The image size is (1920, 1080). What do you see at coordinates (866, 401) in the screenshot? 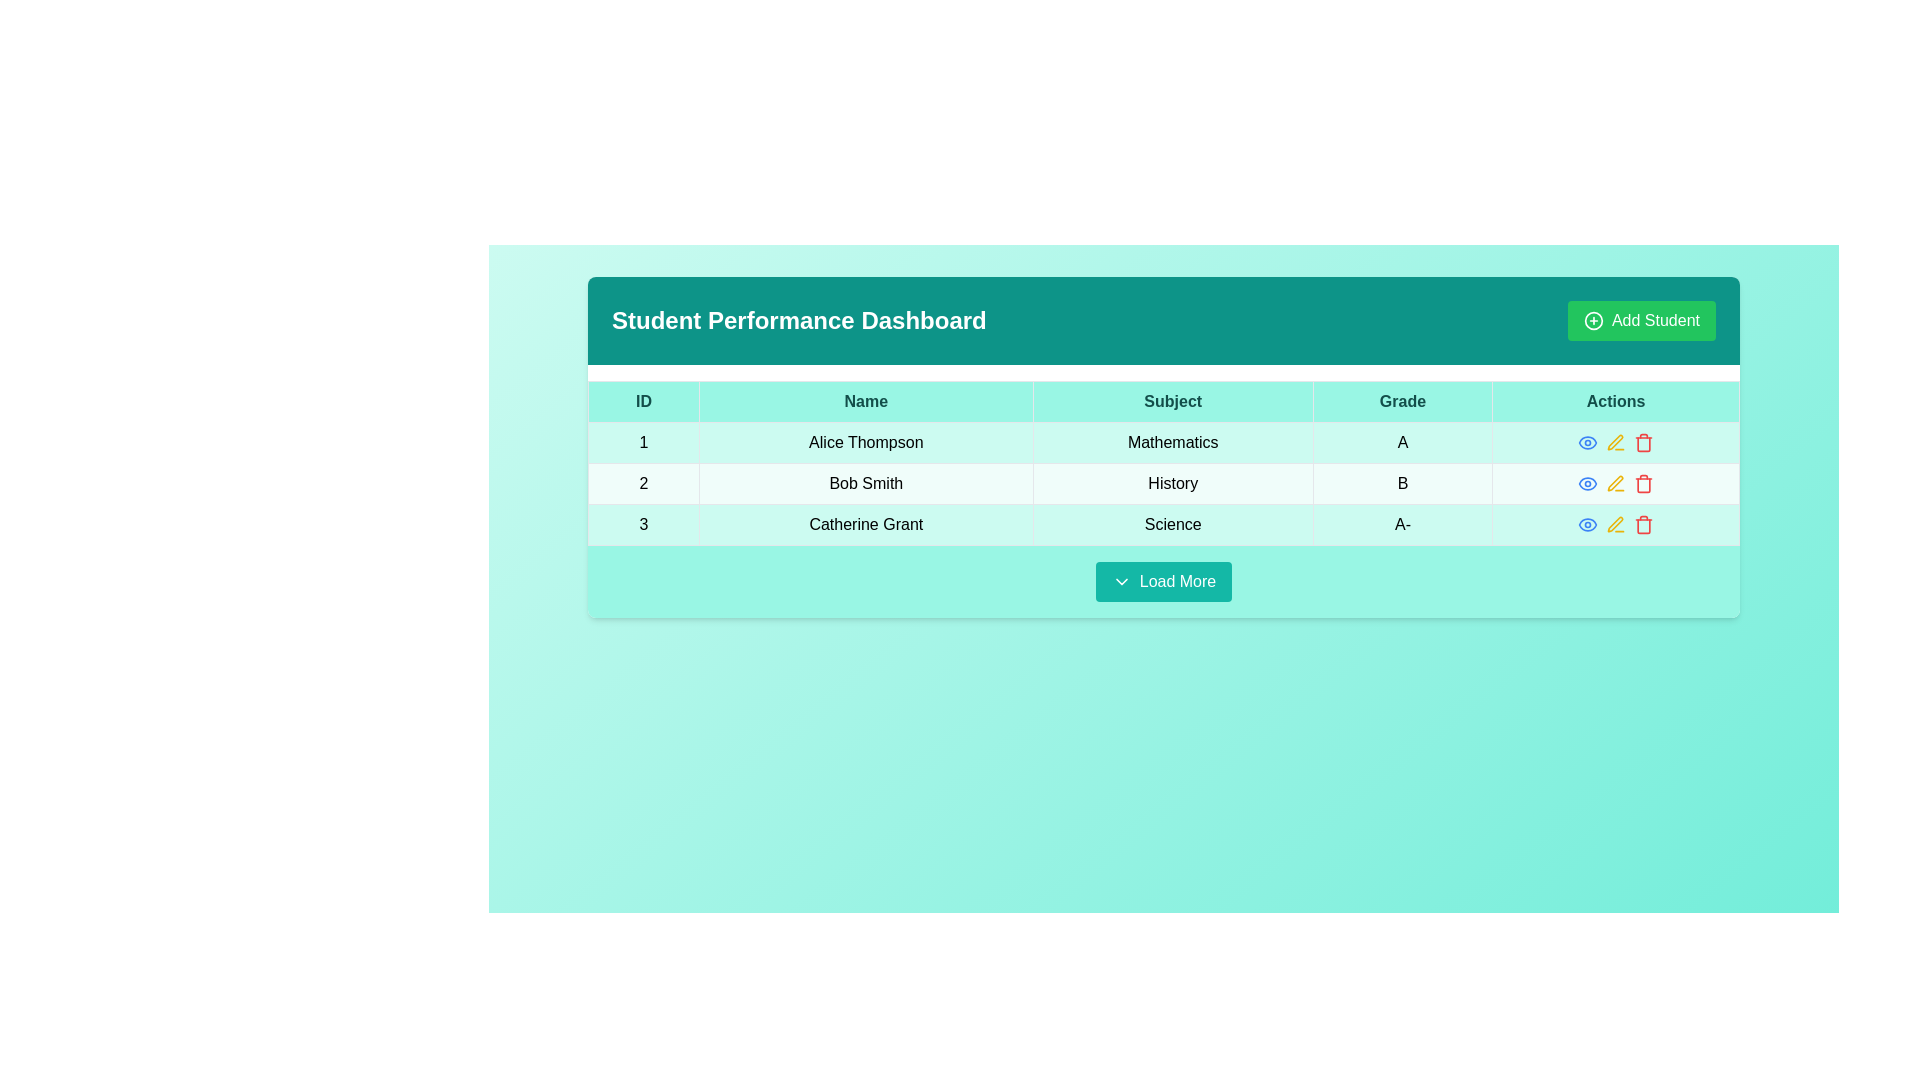
I see `the 'Name' text label in the table header, which is styled with a green background and displays the word 'Name' in bold font` at bounding box center [866, 401].